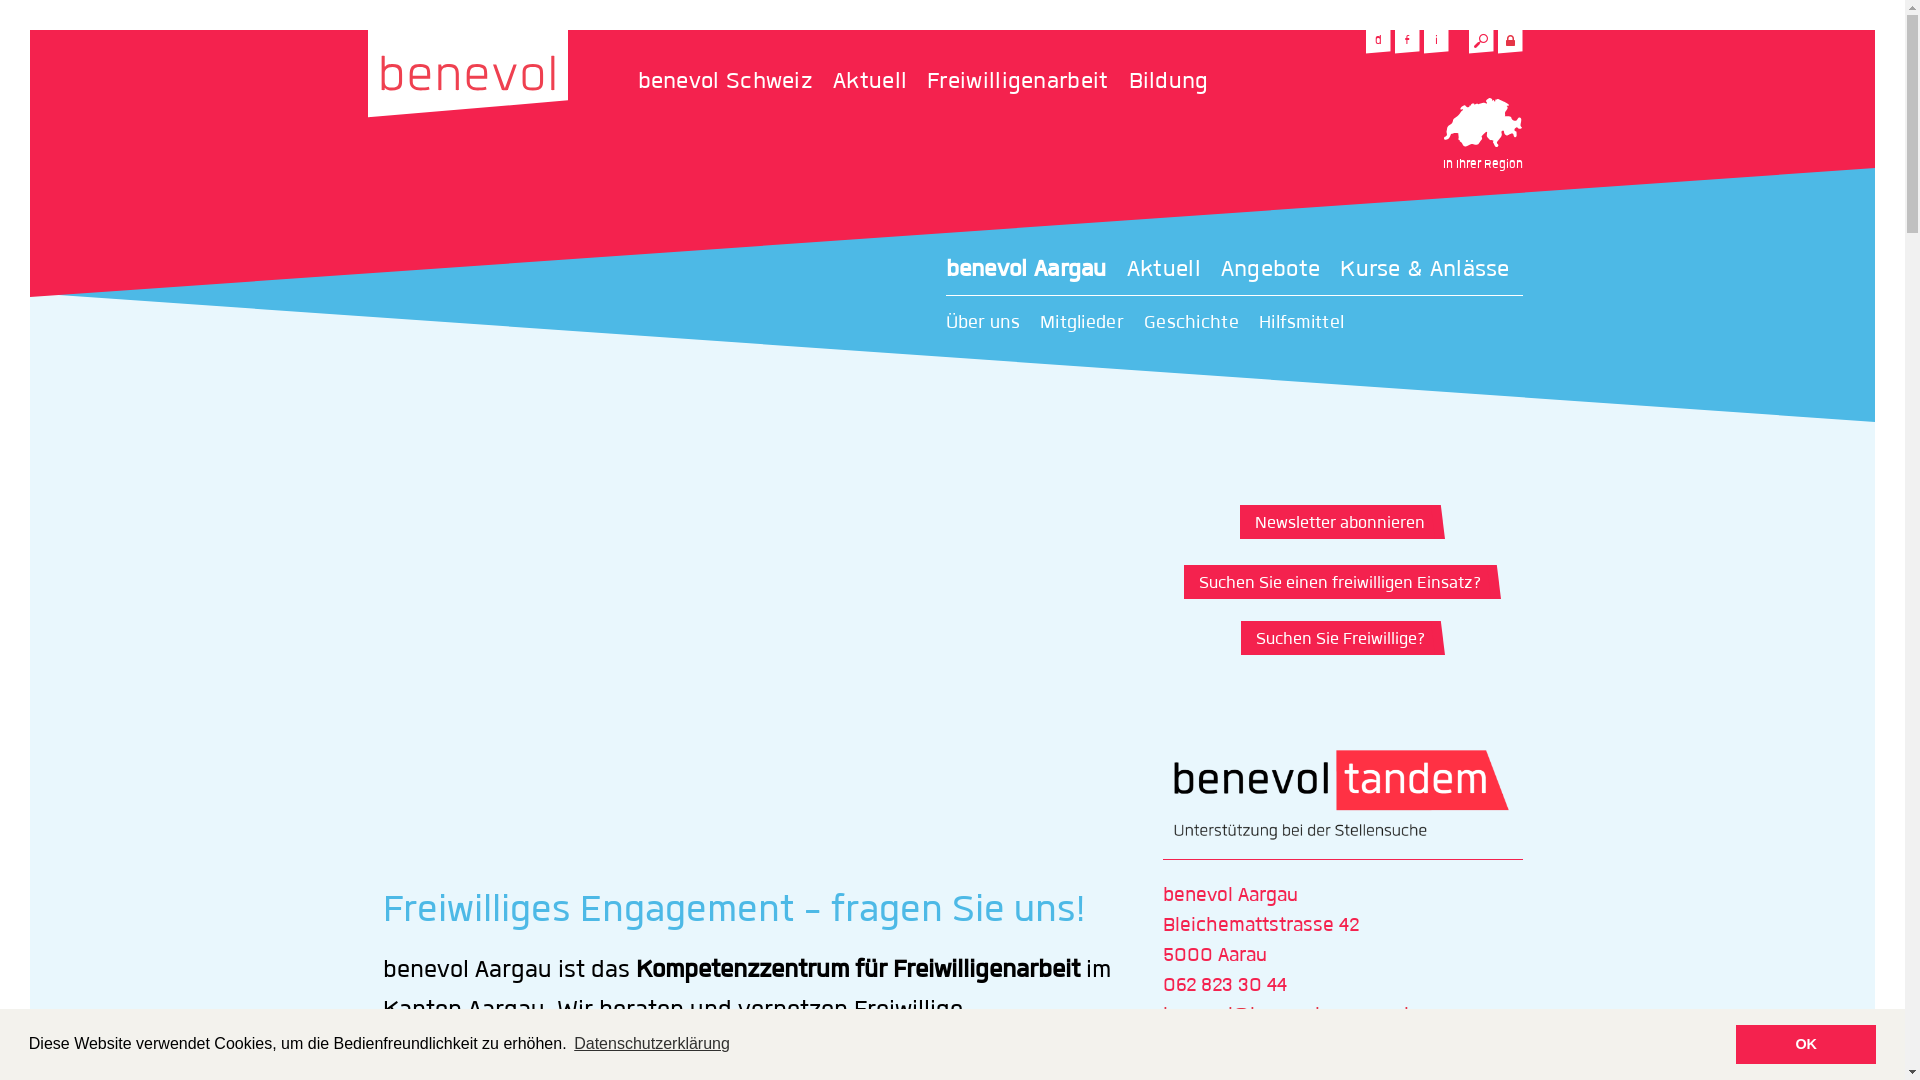  Describe the element at coordinates (1027, 80) in the screenshot. I see `'Freiwilligenarbeit'` at that location.